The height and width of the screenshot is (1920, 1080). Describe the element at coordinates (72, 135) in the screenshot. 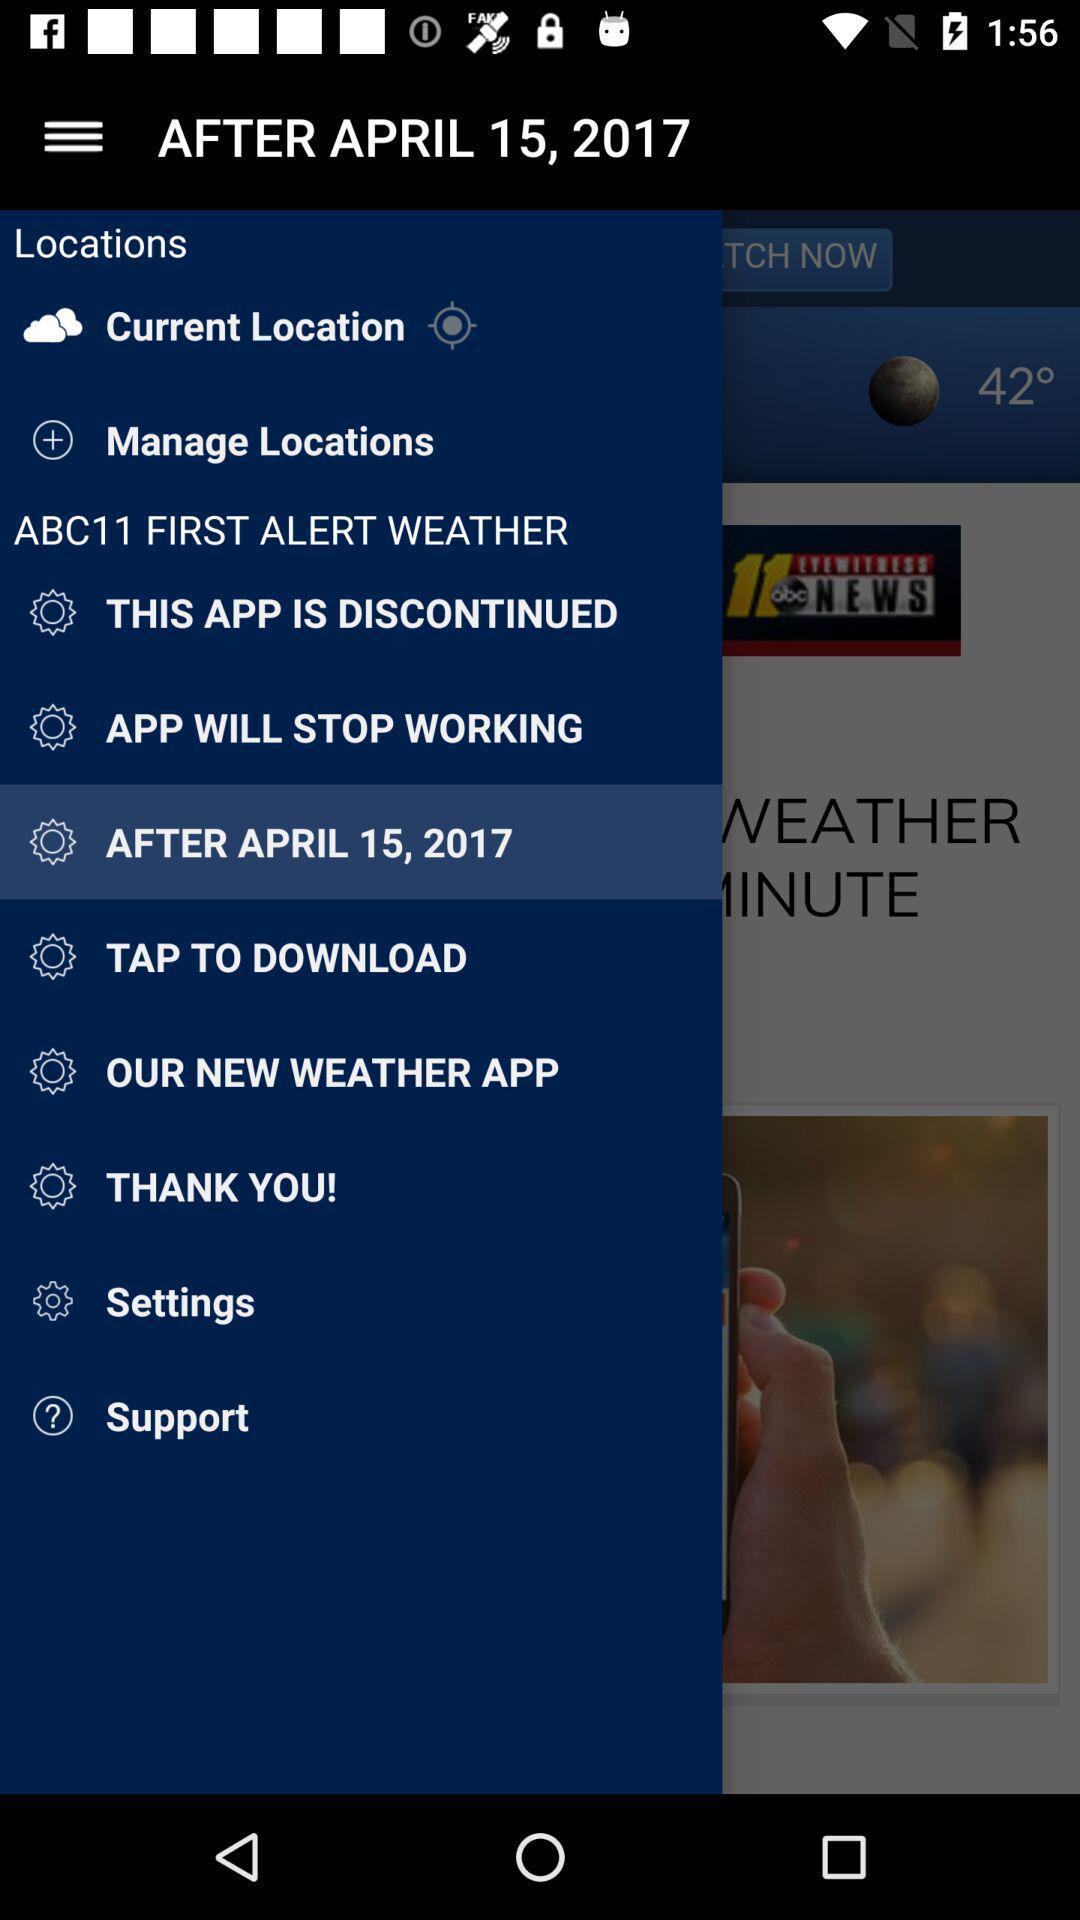

I see `open settings` at that location.